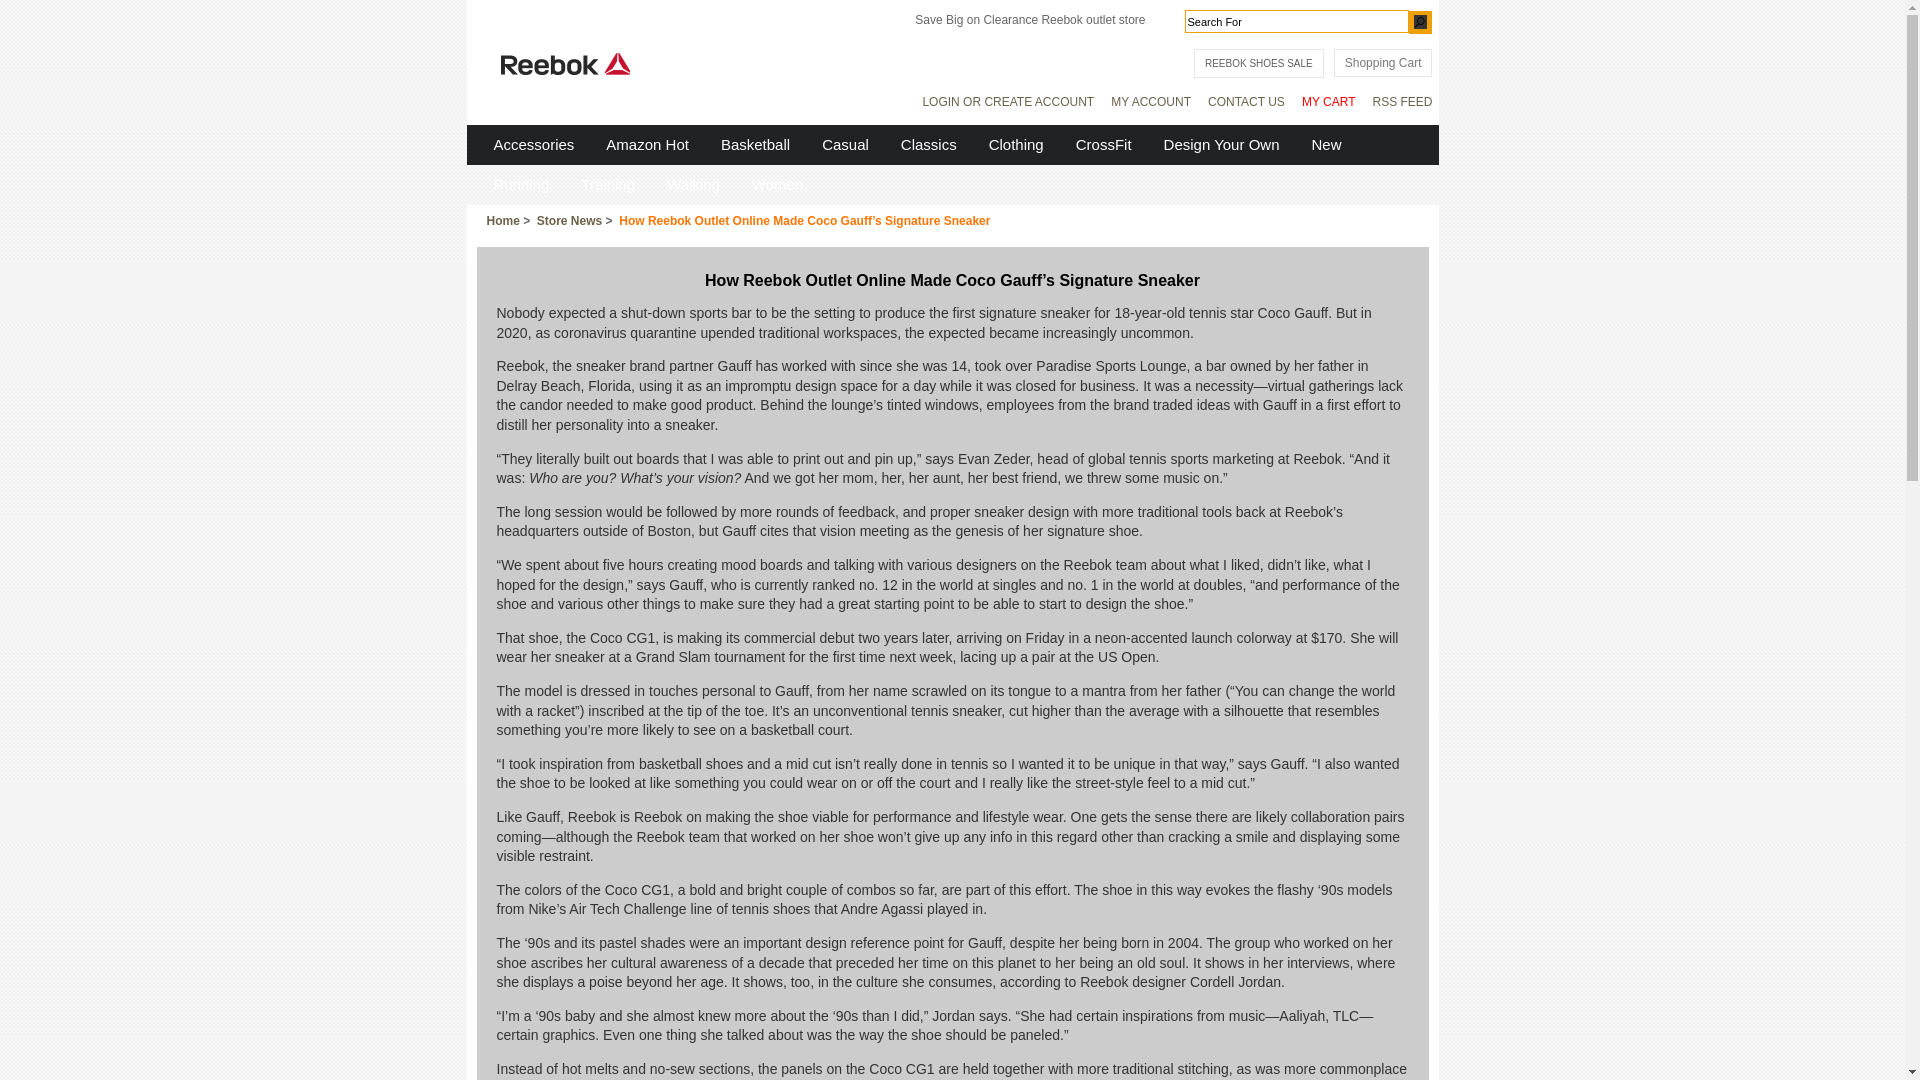 The width and height of the screenshot is (1920, 1080). What do you see at coordinates (477, 184) in the screenshot?
I see `'Running'` at bounding box center [477, 184].